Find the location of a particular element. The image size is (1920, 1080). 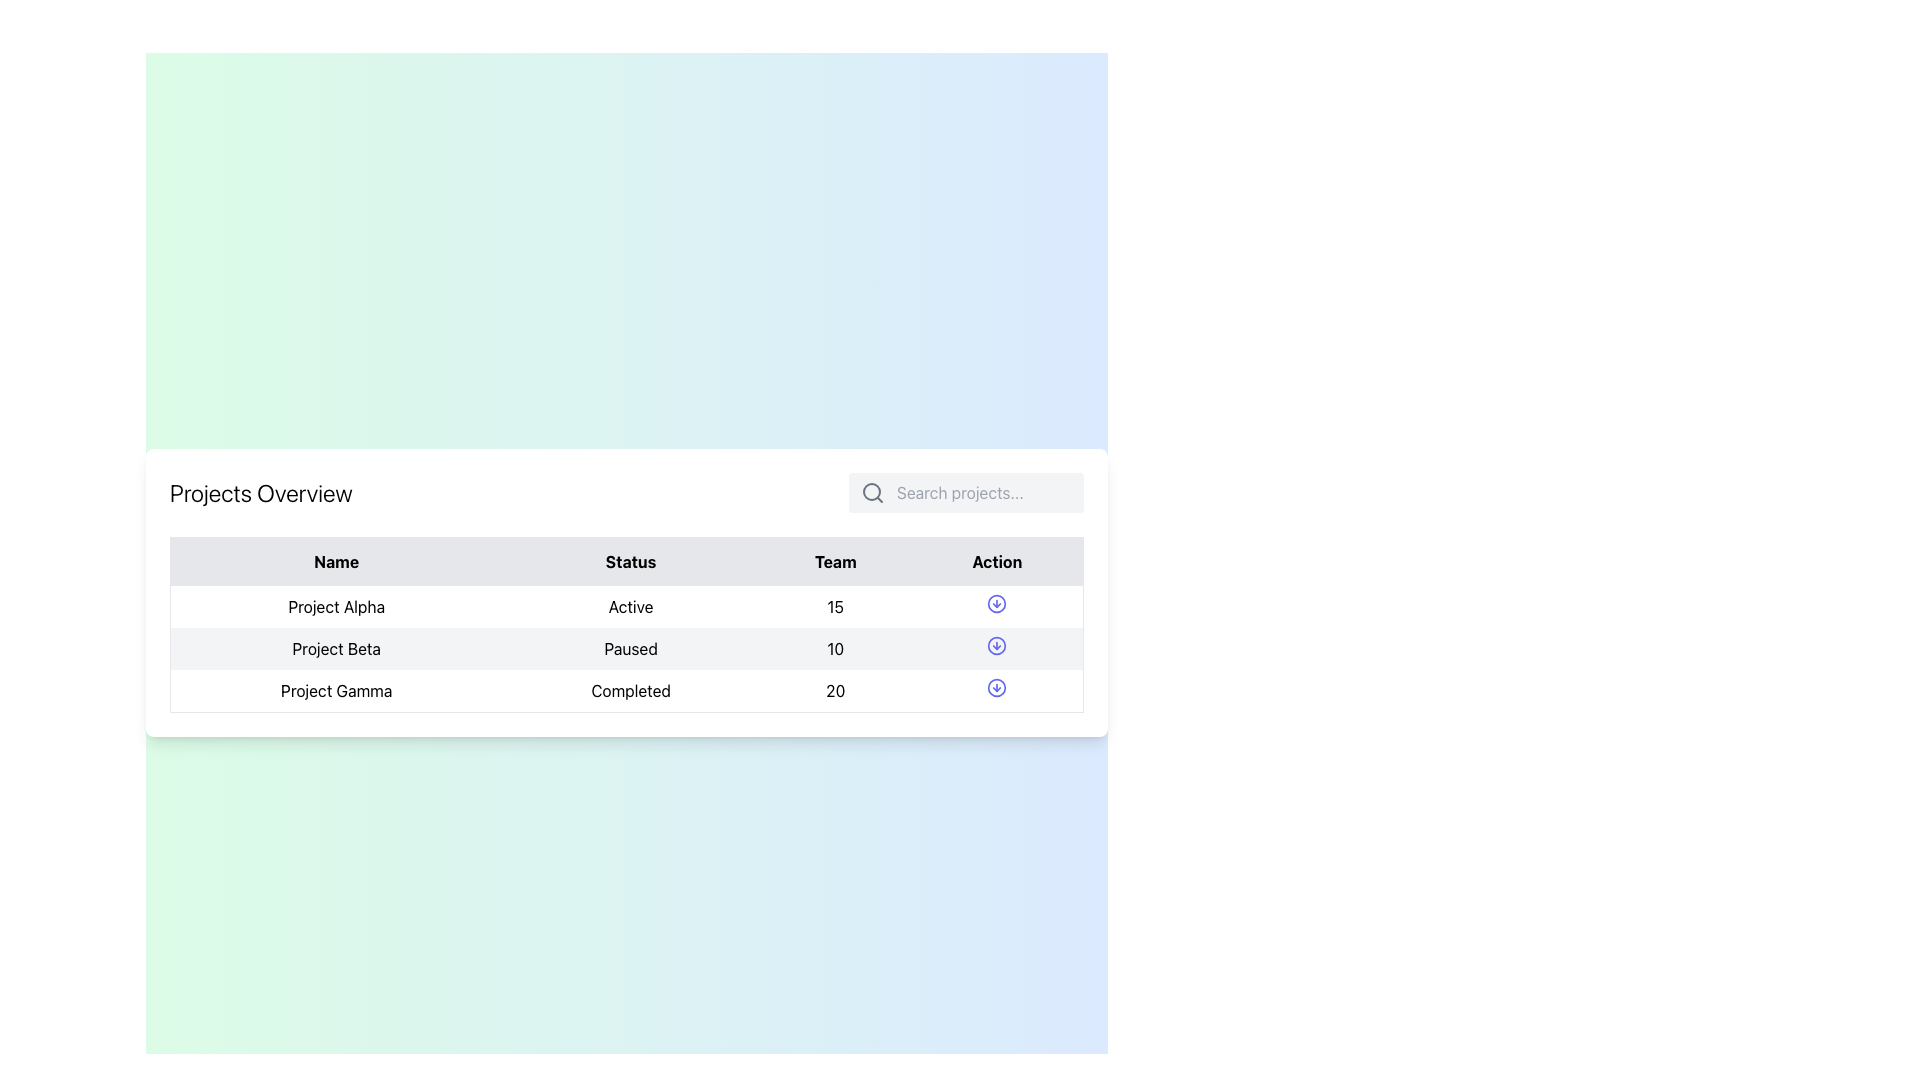

the search field with a rounded rectangle shape and a light gray background to focus on it for input is located at coordinates (966, 493).